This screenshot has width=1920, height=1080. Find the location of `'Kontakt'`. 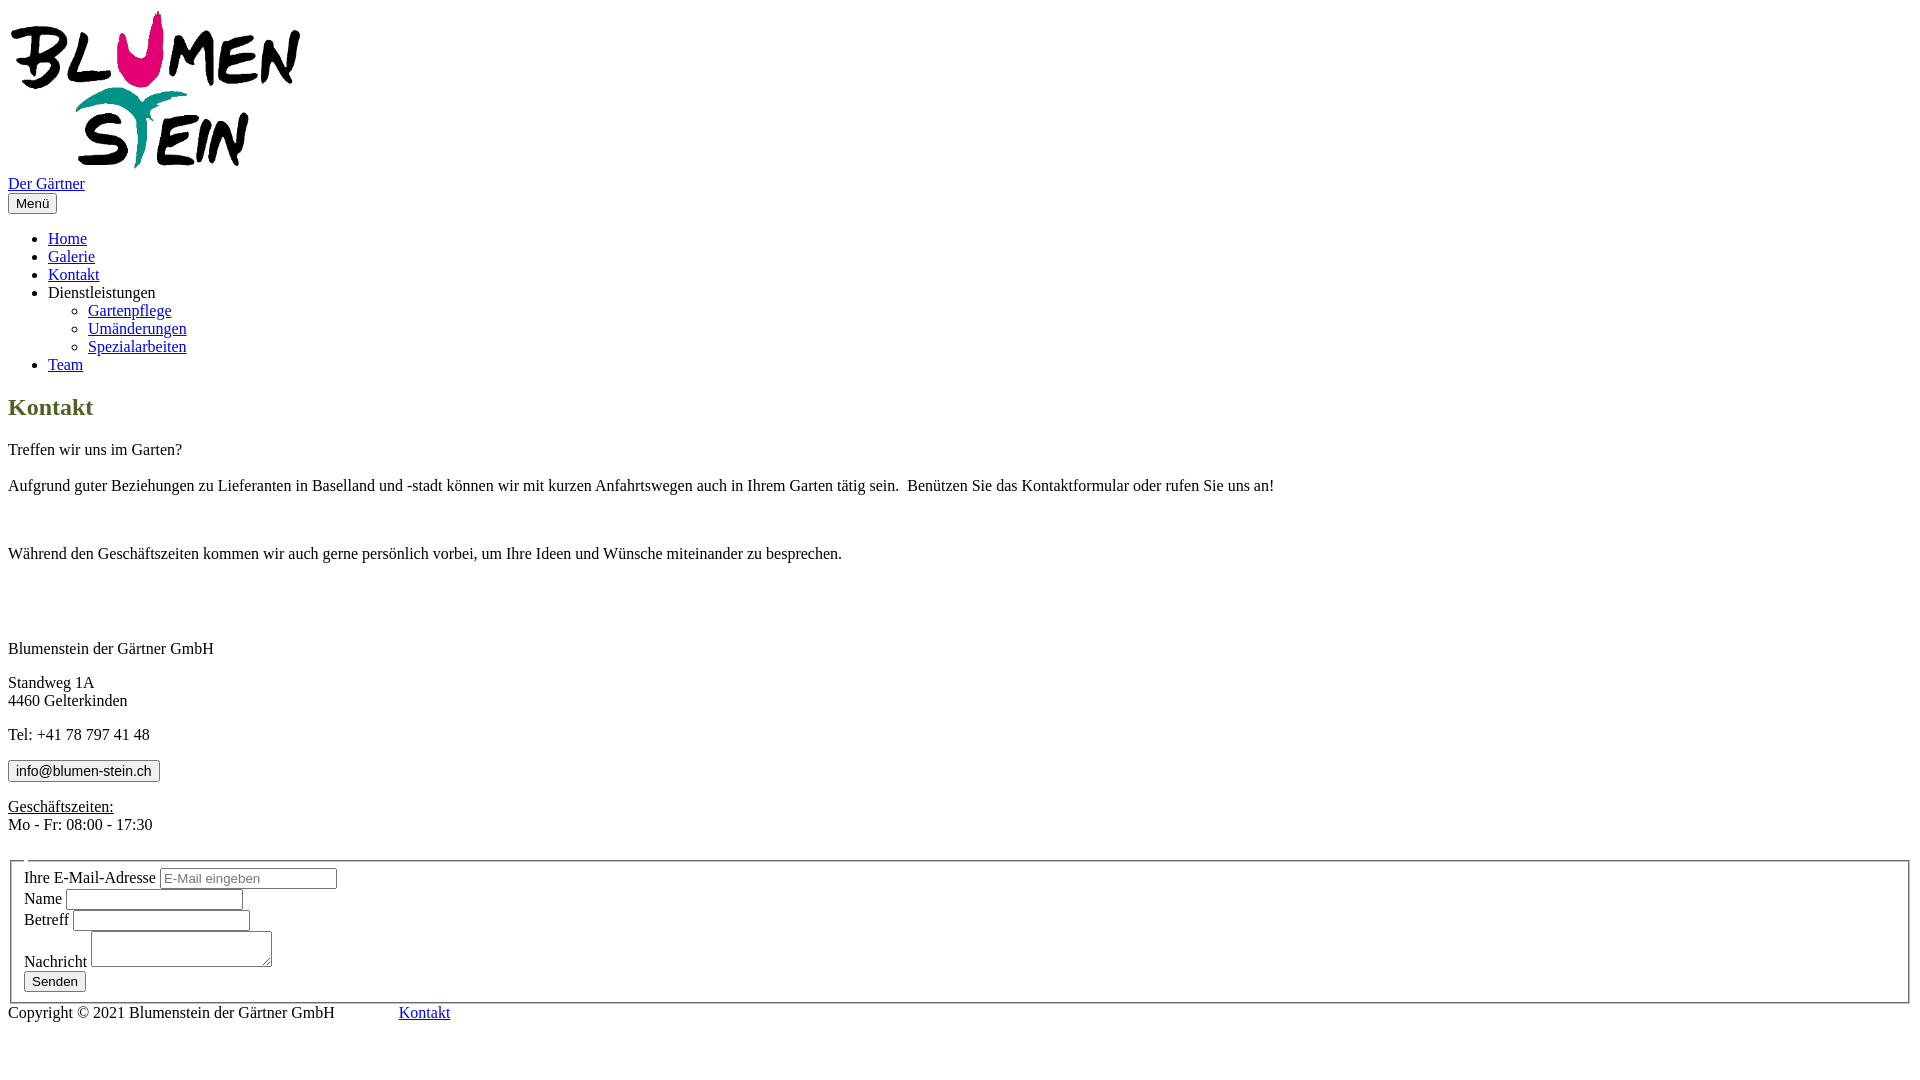

'Kontakt' is located at coordinates (48, 274).